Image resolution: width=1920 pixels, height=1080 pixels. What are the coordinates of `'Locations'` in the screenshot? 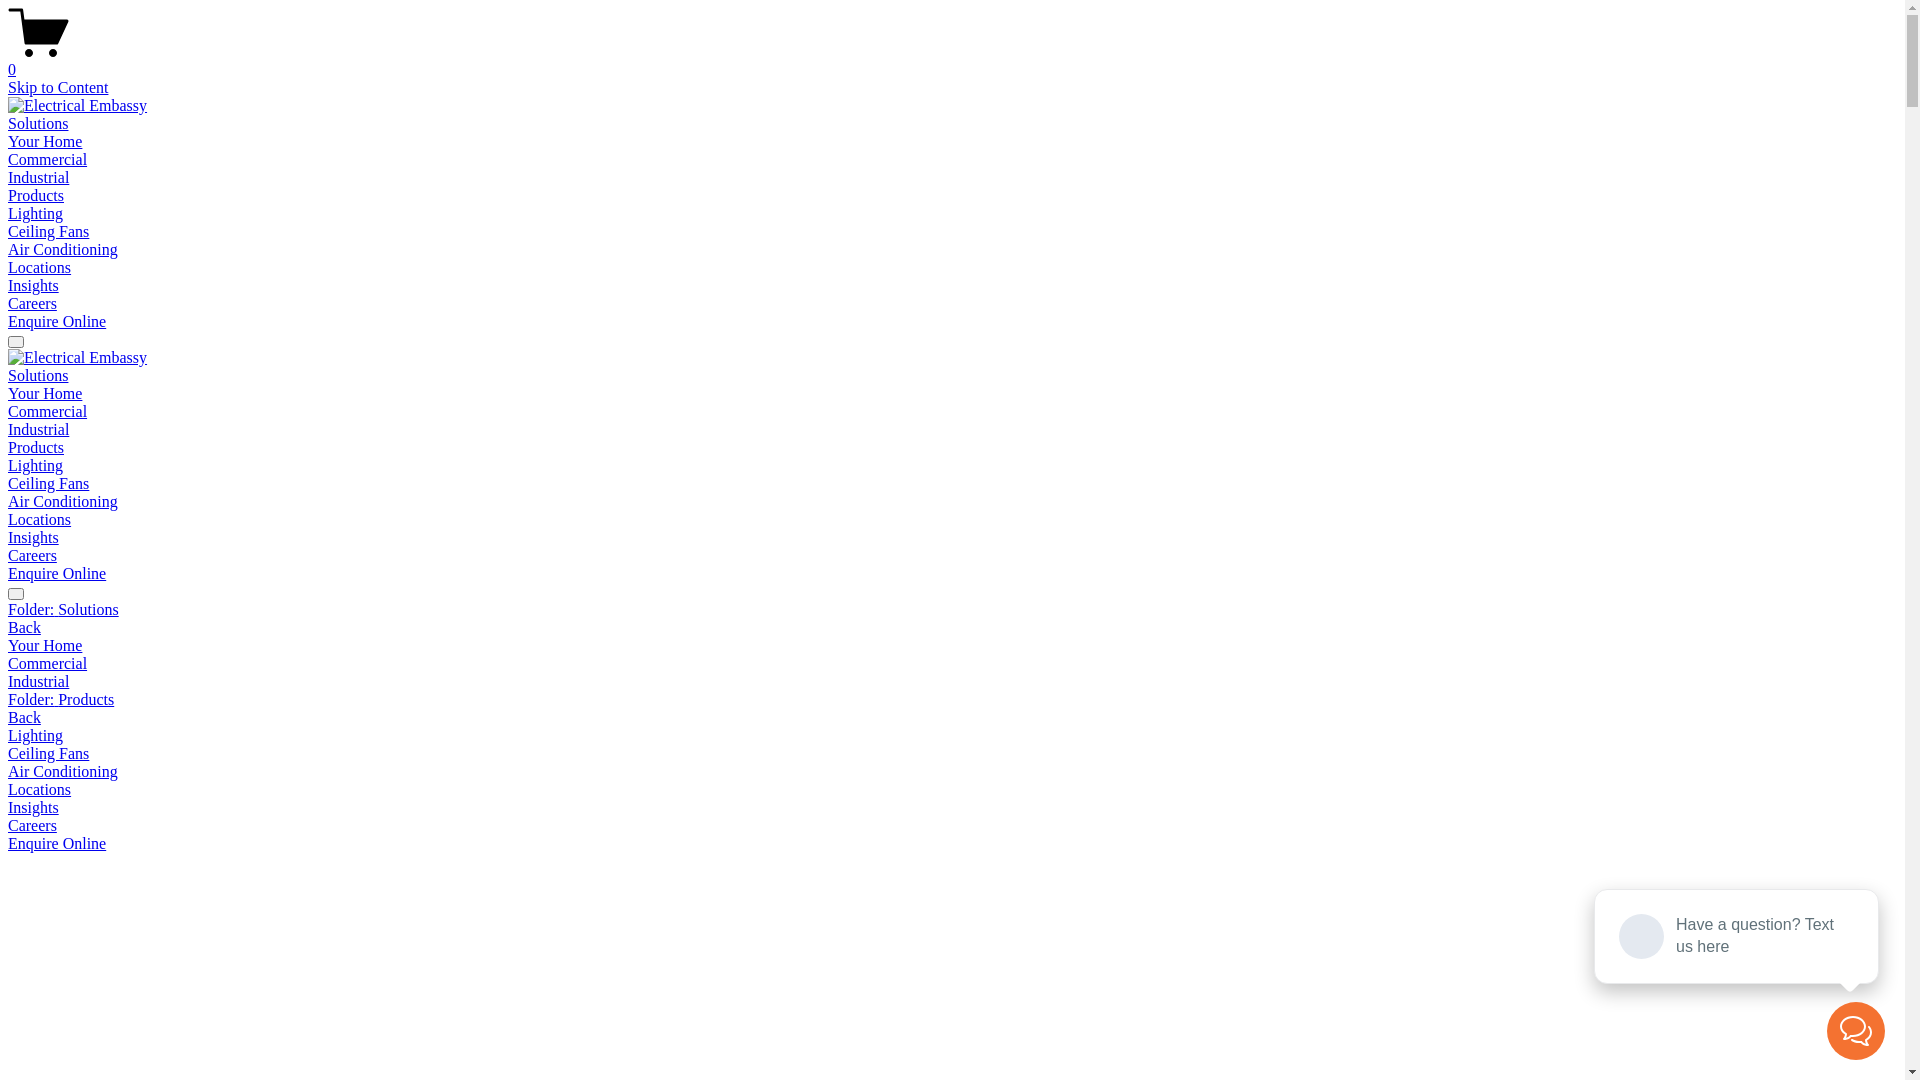 It's located at (951, 789).